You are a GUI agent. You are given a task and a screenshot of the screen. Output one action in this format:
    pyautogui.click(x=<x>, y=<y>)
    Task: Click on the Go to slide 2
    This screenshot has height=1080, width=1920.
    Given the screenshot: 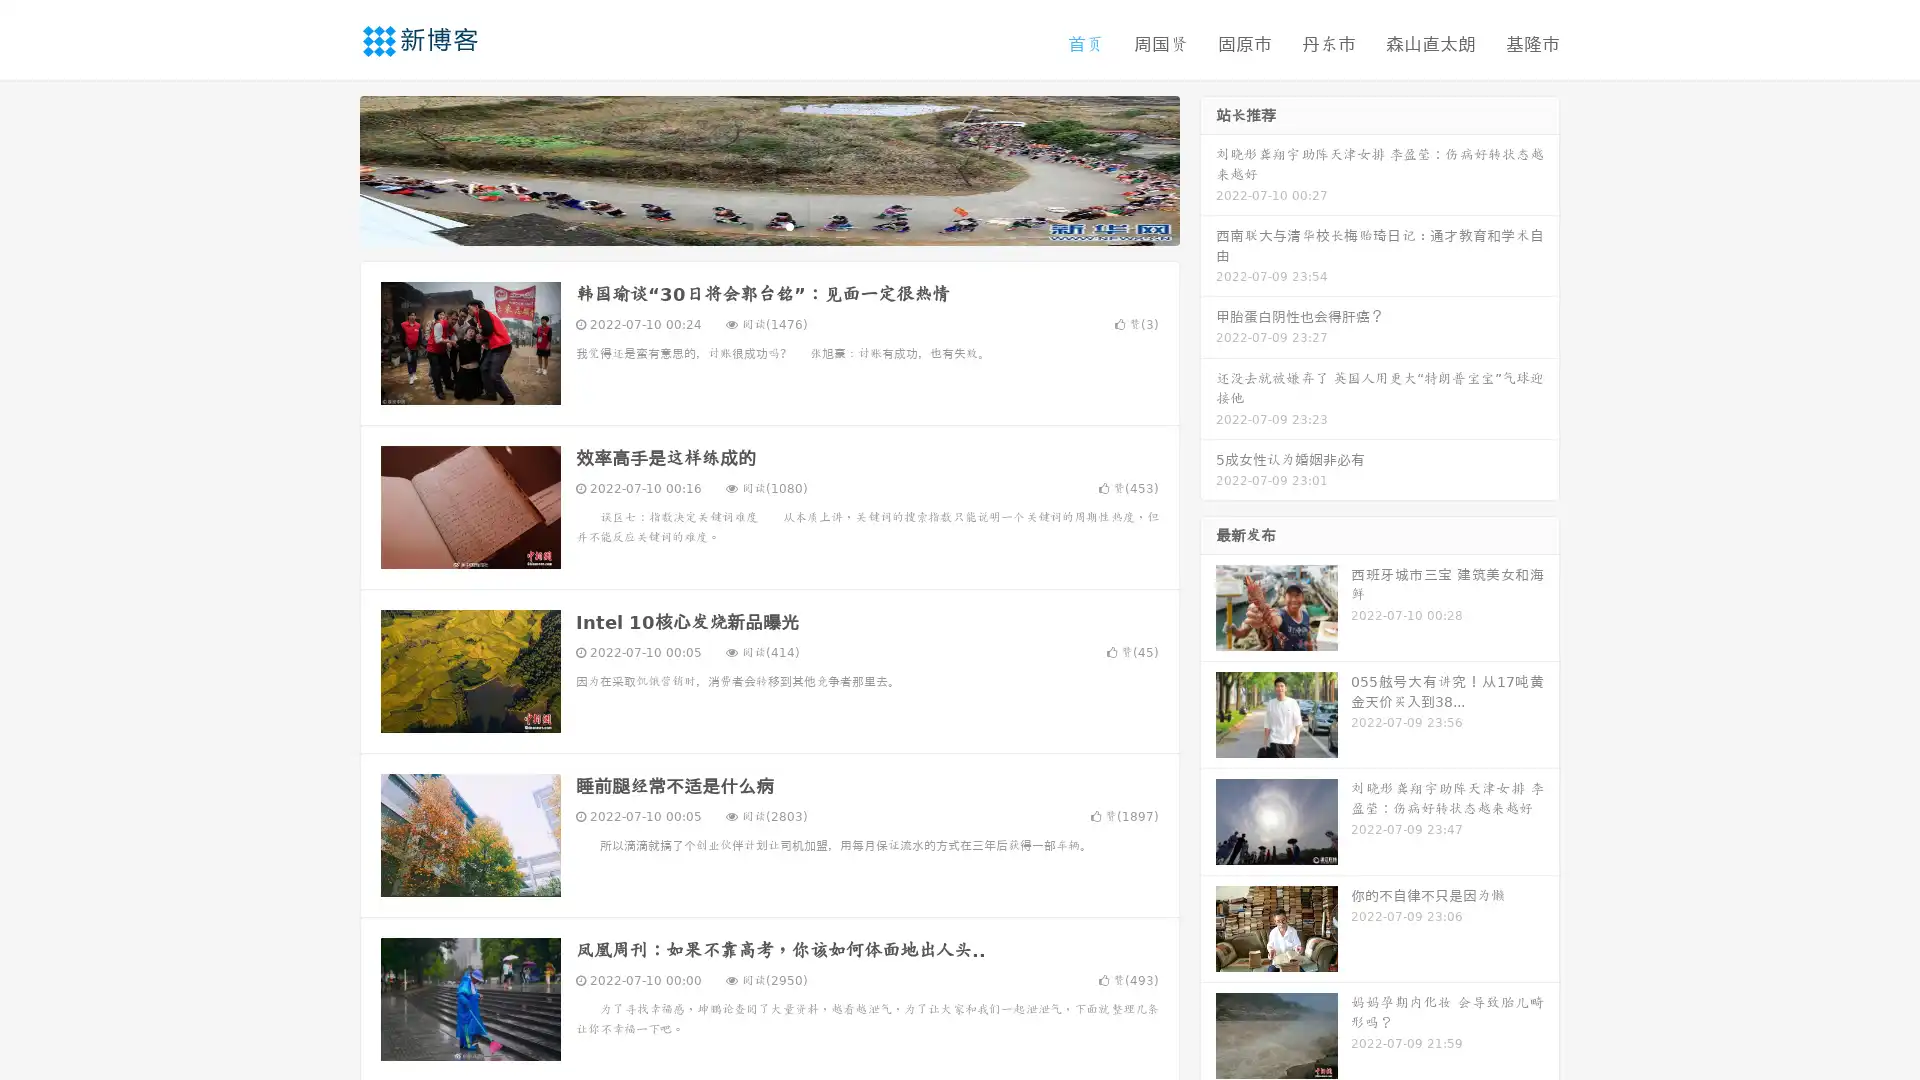 What is the action you would take?
    pyautogui.click(x=768, y=225)
    